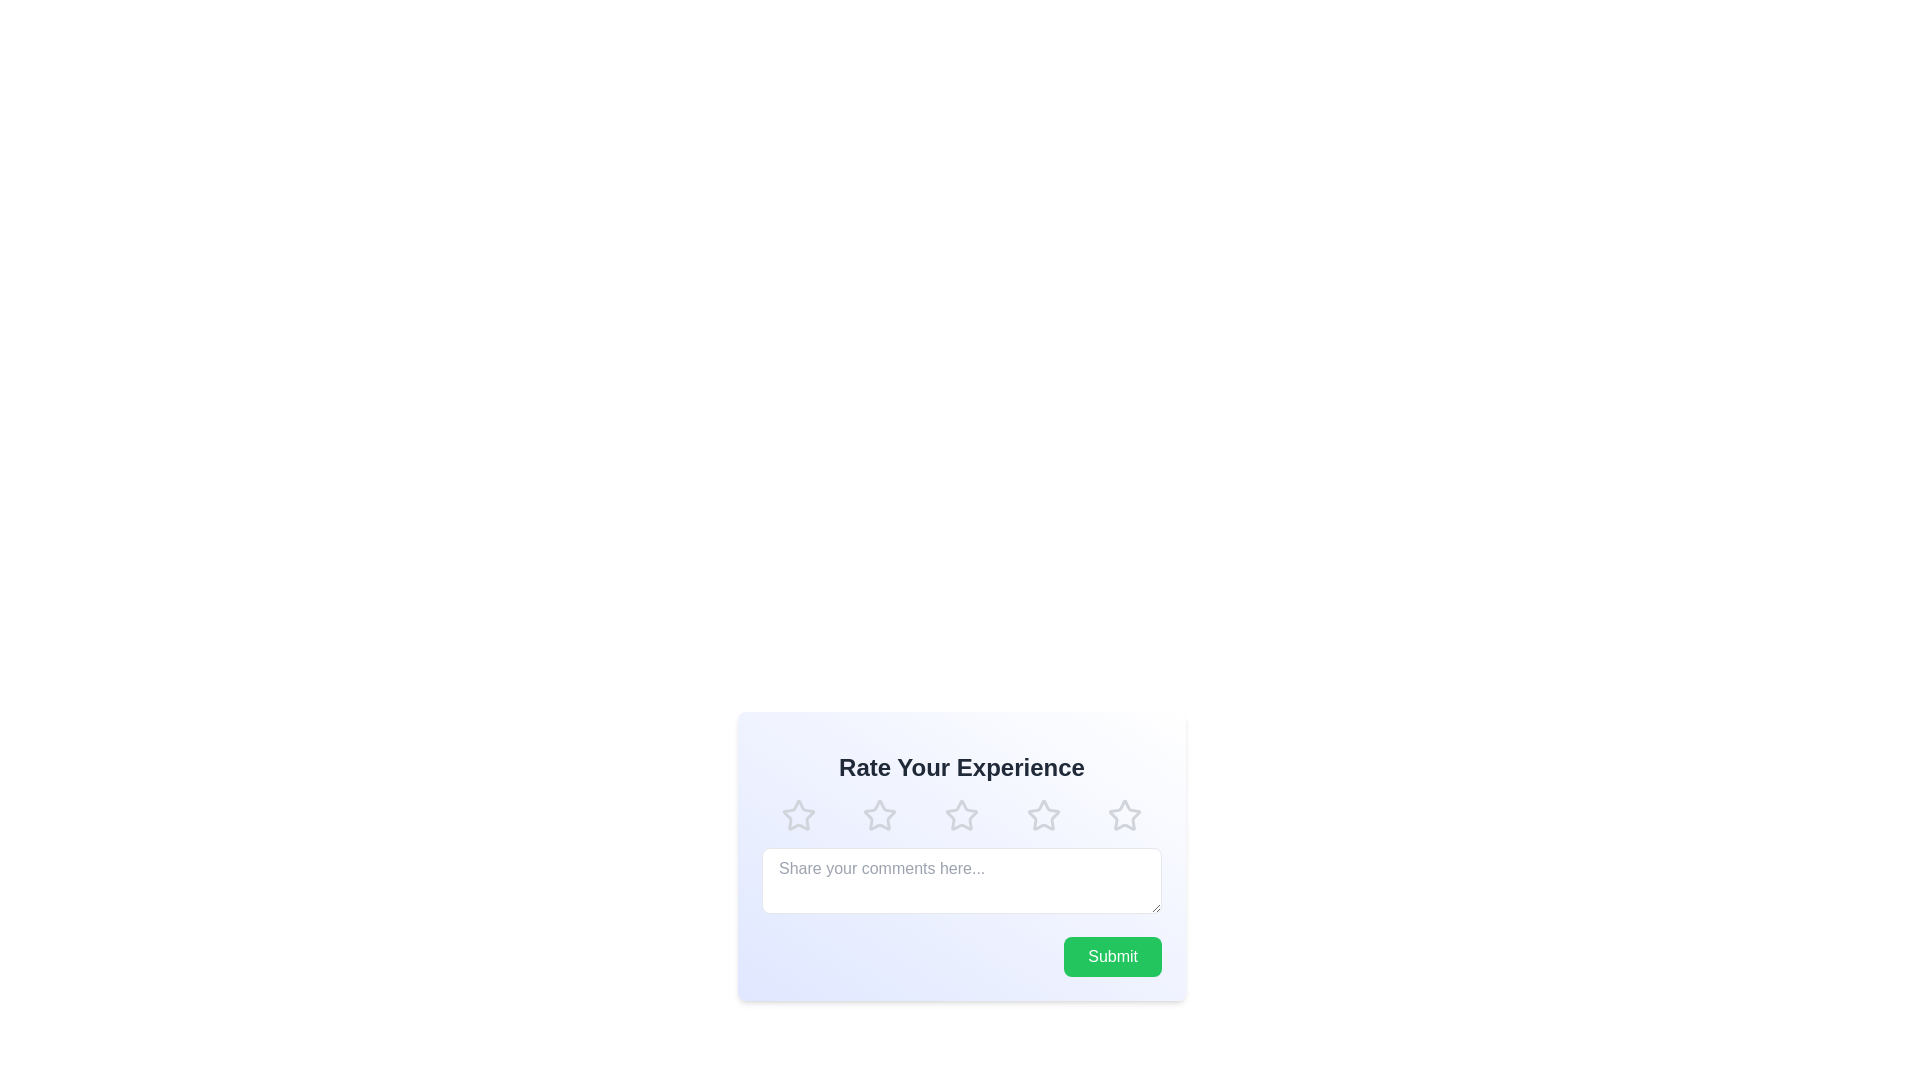 Image resolution: width=1920 pixels, height=1080 pixels. Describe the element at coordinates (1124, 816) in the screenshot. I see `the star rating to 5 stars` at that location.